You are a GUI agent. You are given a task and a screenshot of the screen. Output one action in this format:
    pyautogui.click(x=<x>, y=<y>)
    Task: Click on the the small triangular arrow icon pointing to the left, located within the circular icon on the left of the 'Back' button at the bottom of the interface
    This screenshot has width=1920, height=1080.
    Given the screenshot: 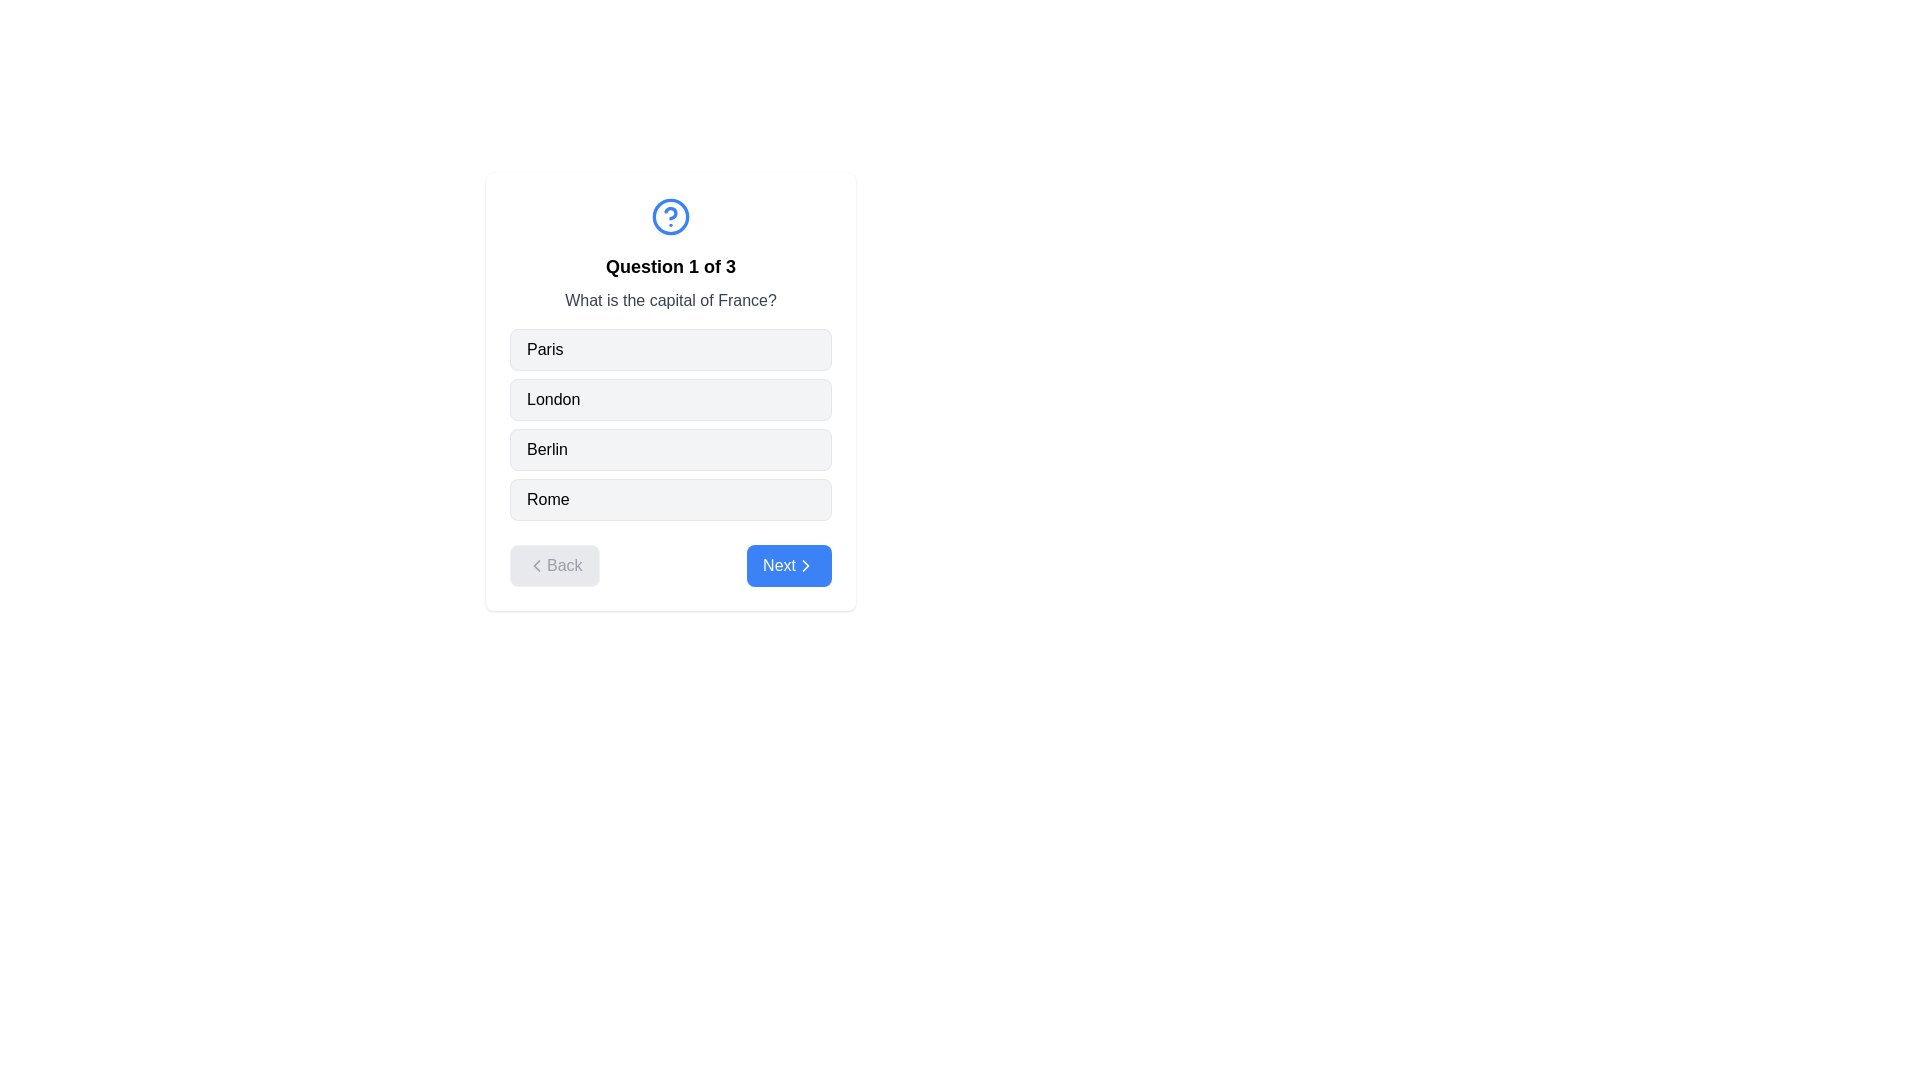 What is the action you would take?
    pyautogui.click(x=537, y=566)
    